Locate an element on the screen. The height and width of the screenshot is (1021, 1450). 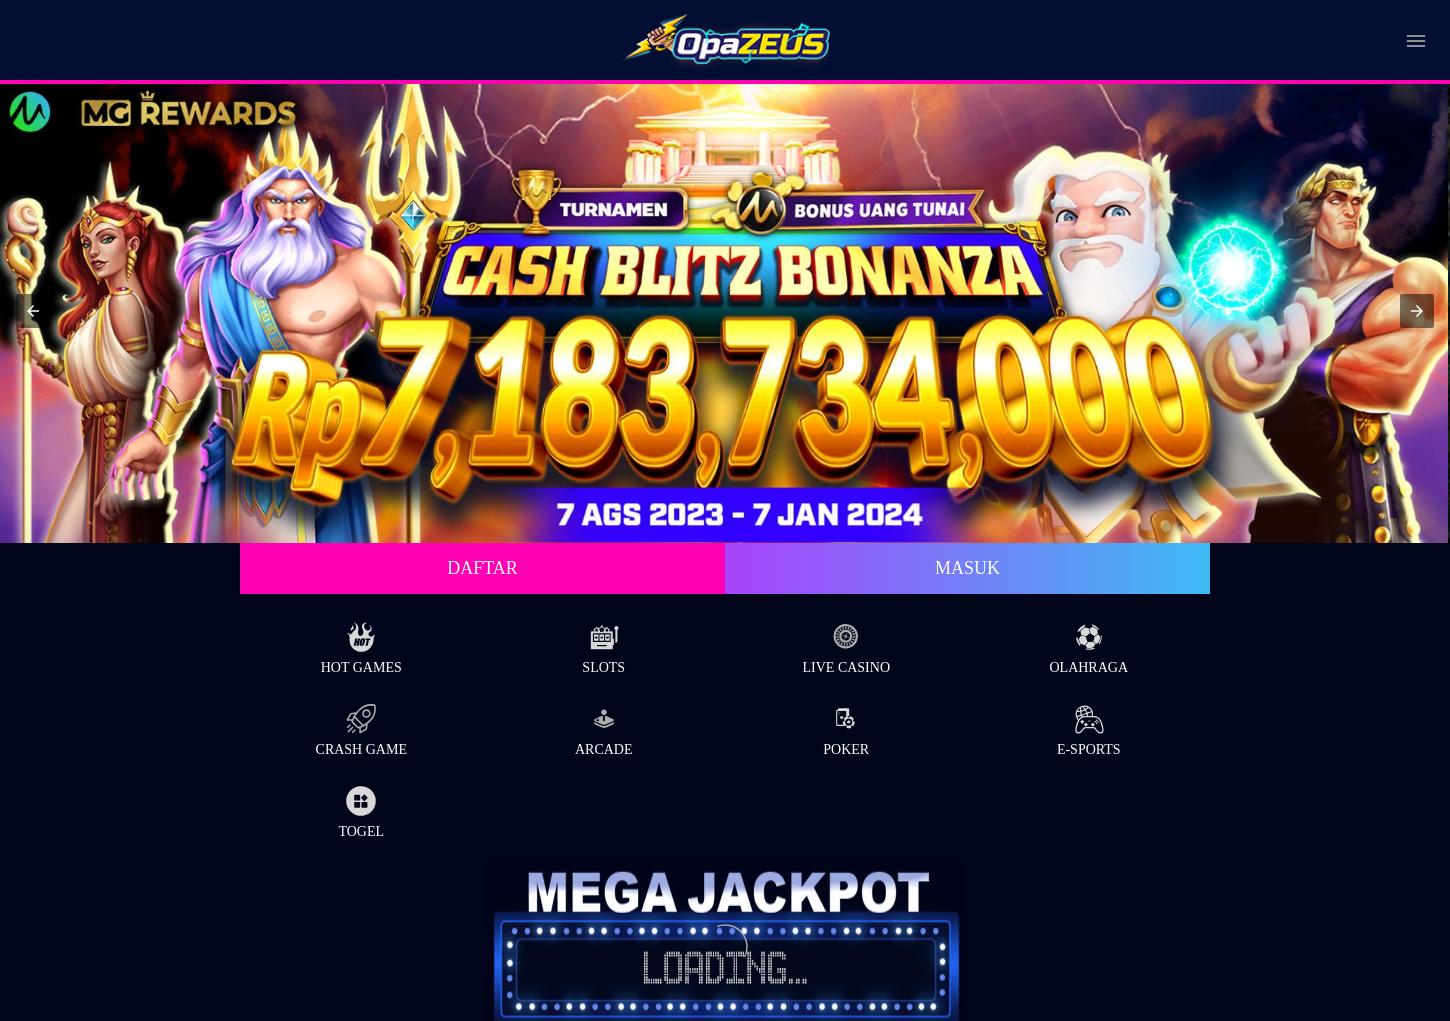
'Slots' is located at coordinates (603, 665).